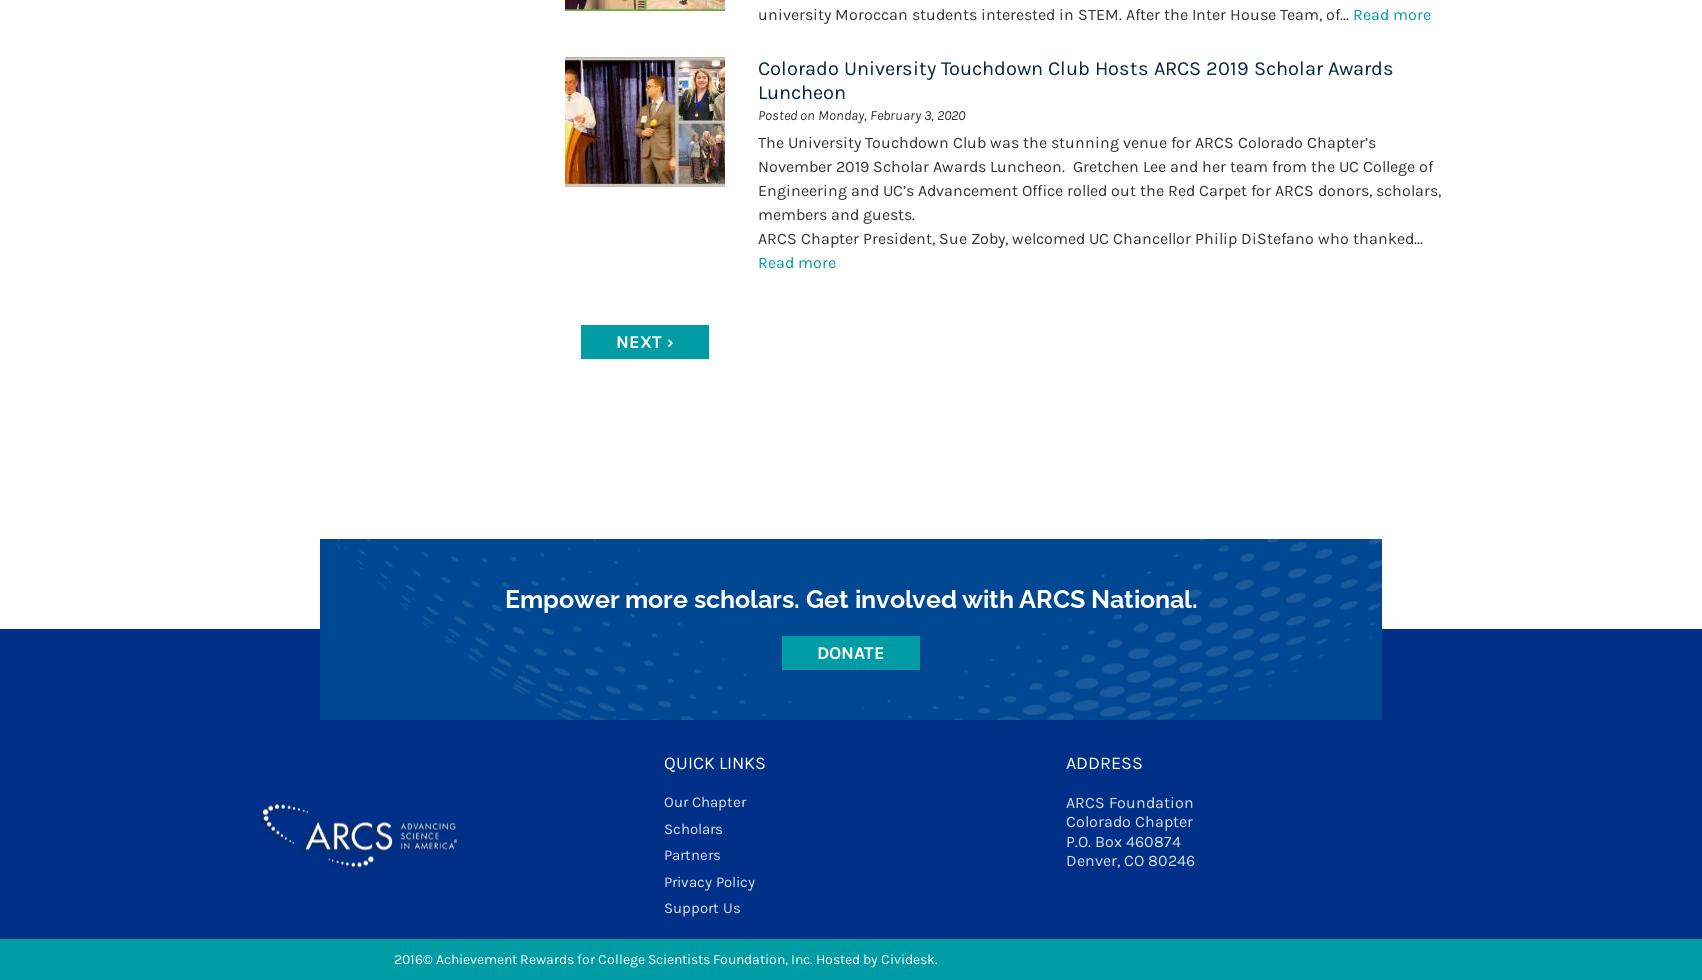  Describe the element at coordinates (1064, 763) in the screenshot. I see `'Address'` at that location.